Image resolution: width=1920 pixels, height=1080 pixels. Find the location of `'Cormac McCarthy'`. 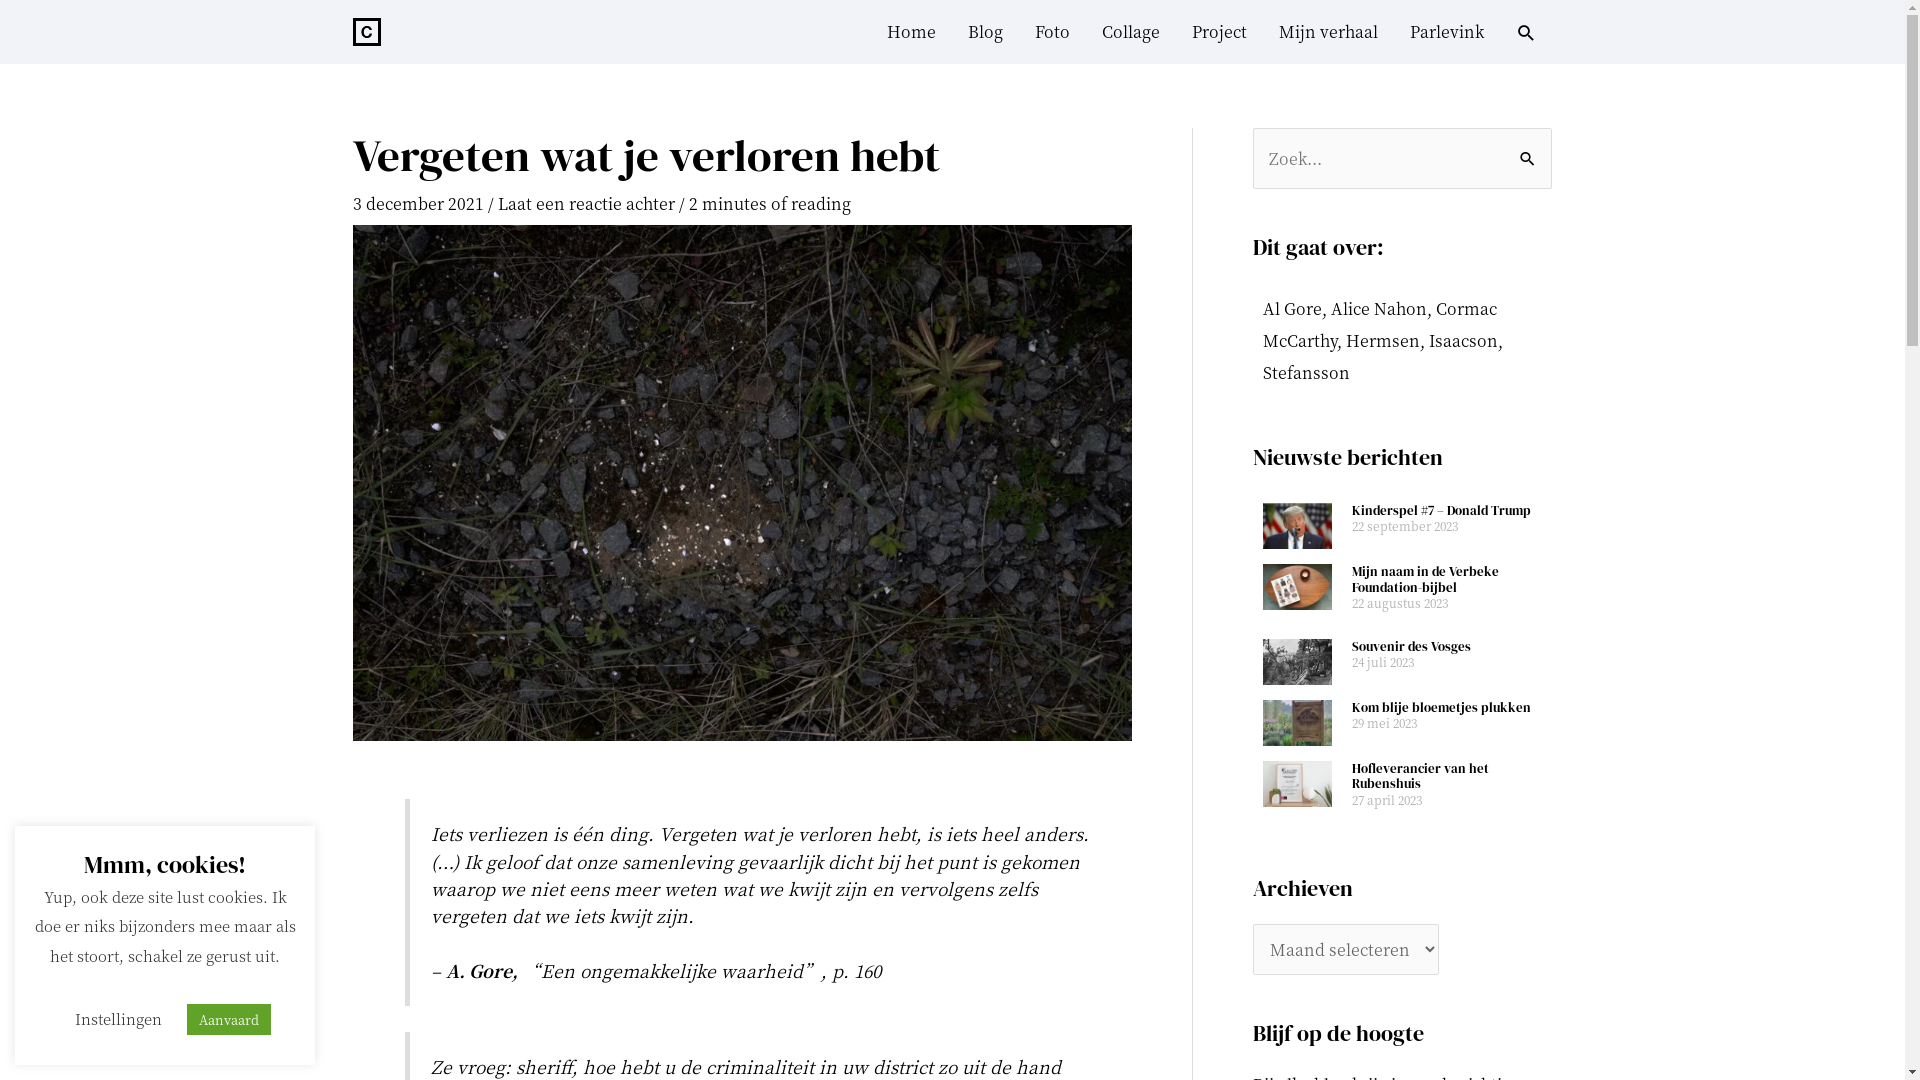

'Cormac McCarthy' is located at coordinates (1377, 323).